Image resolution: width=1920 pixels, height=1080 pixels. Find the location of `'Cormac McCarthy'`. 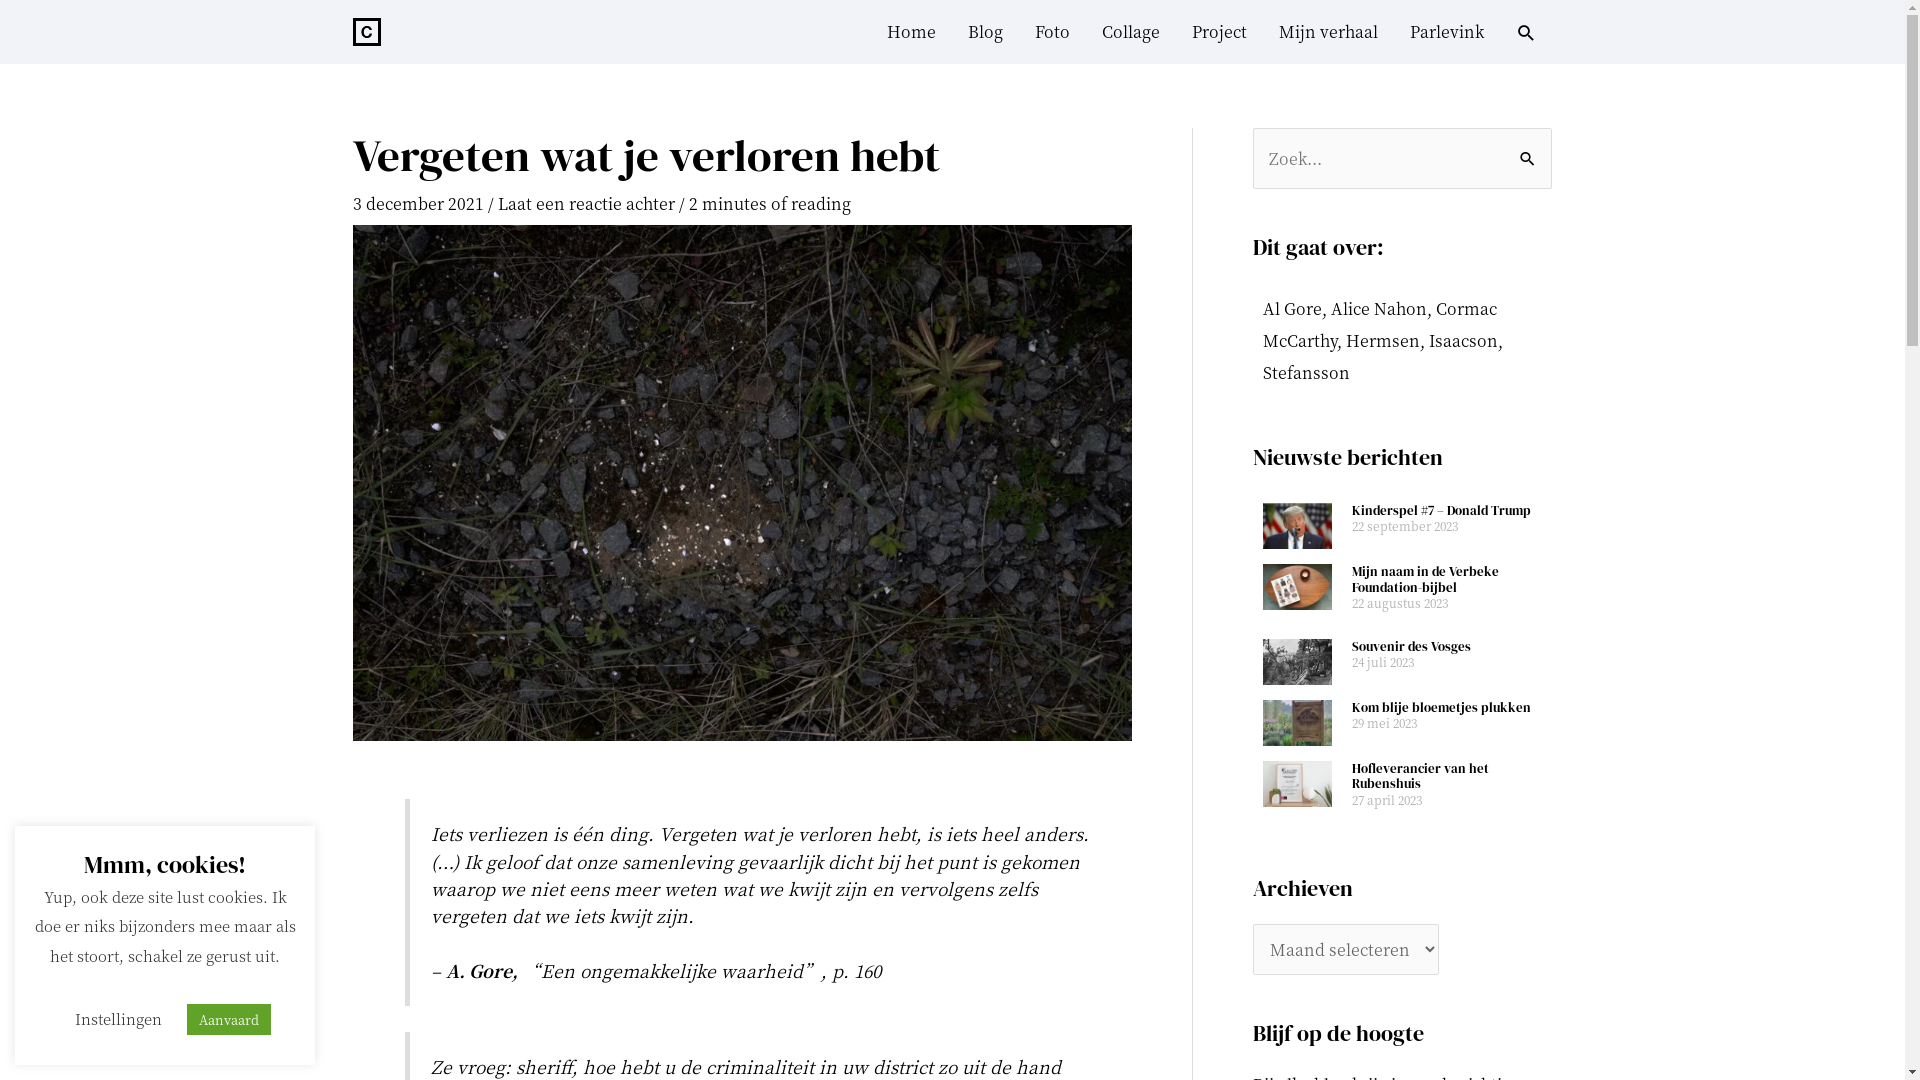

'Cormac McCarthy' is located at coordinates (1377, 323).